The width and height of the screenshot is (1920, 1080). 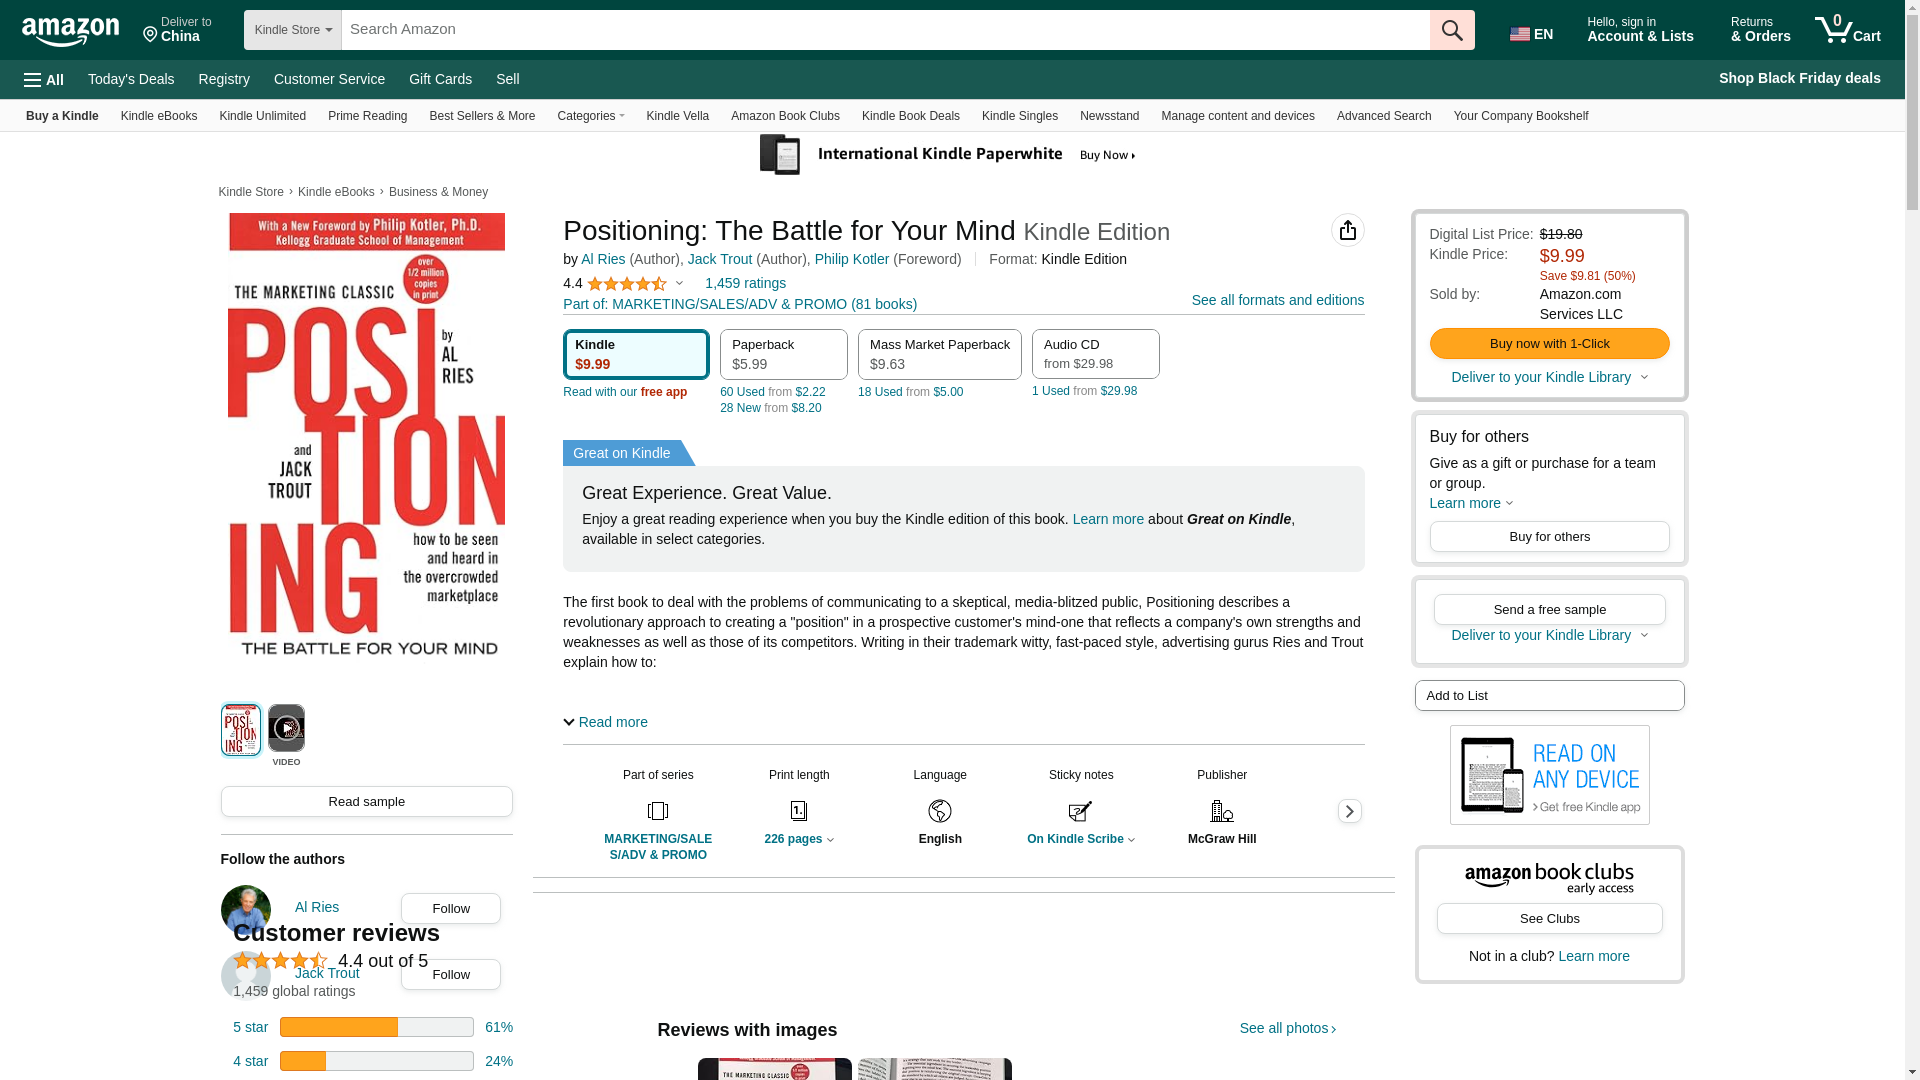 What do you see at coordinates (1019, 115) in the screenshot?
I see `'Kindle Singles'` at bounding box center [1019, 115].